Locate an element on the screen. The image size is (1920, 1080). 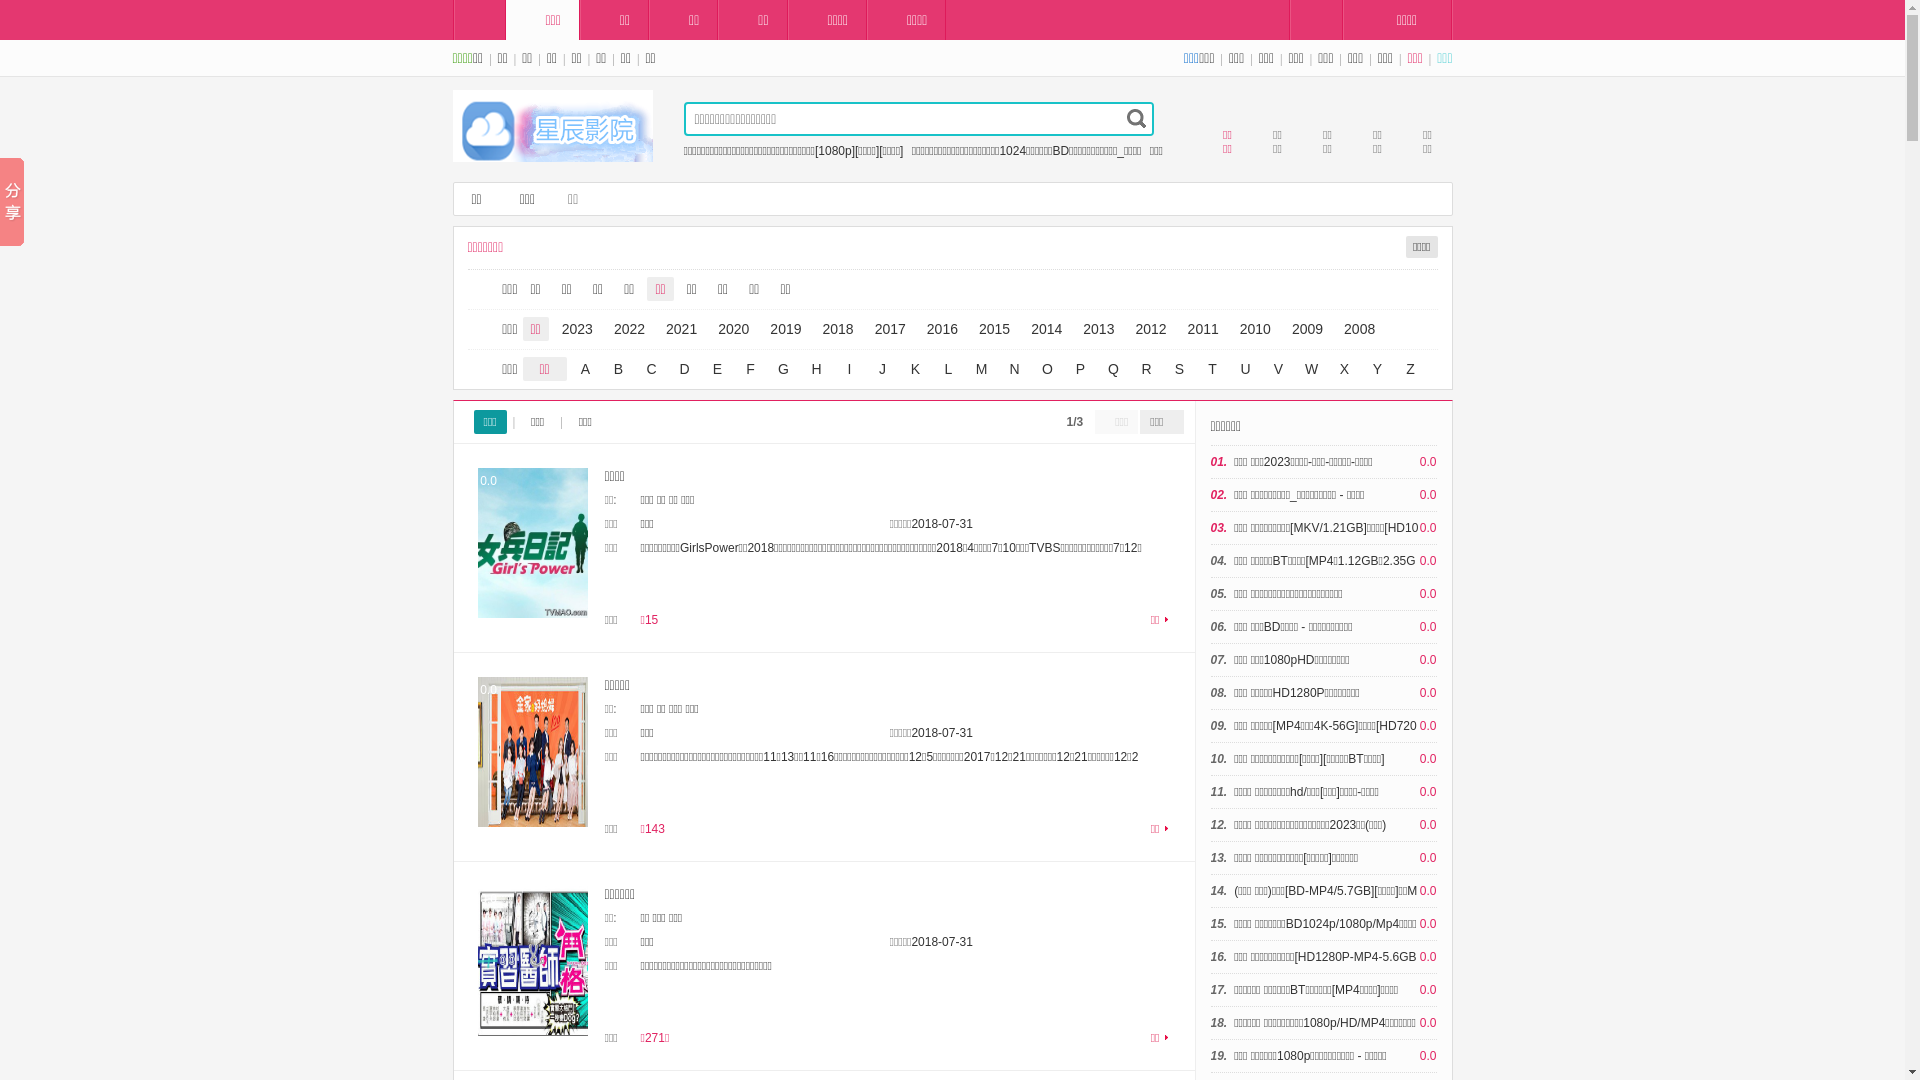
'T' is located at coordinates (1198, 369).